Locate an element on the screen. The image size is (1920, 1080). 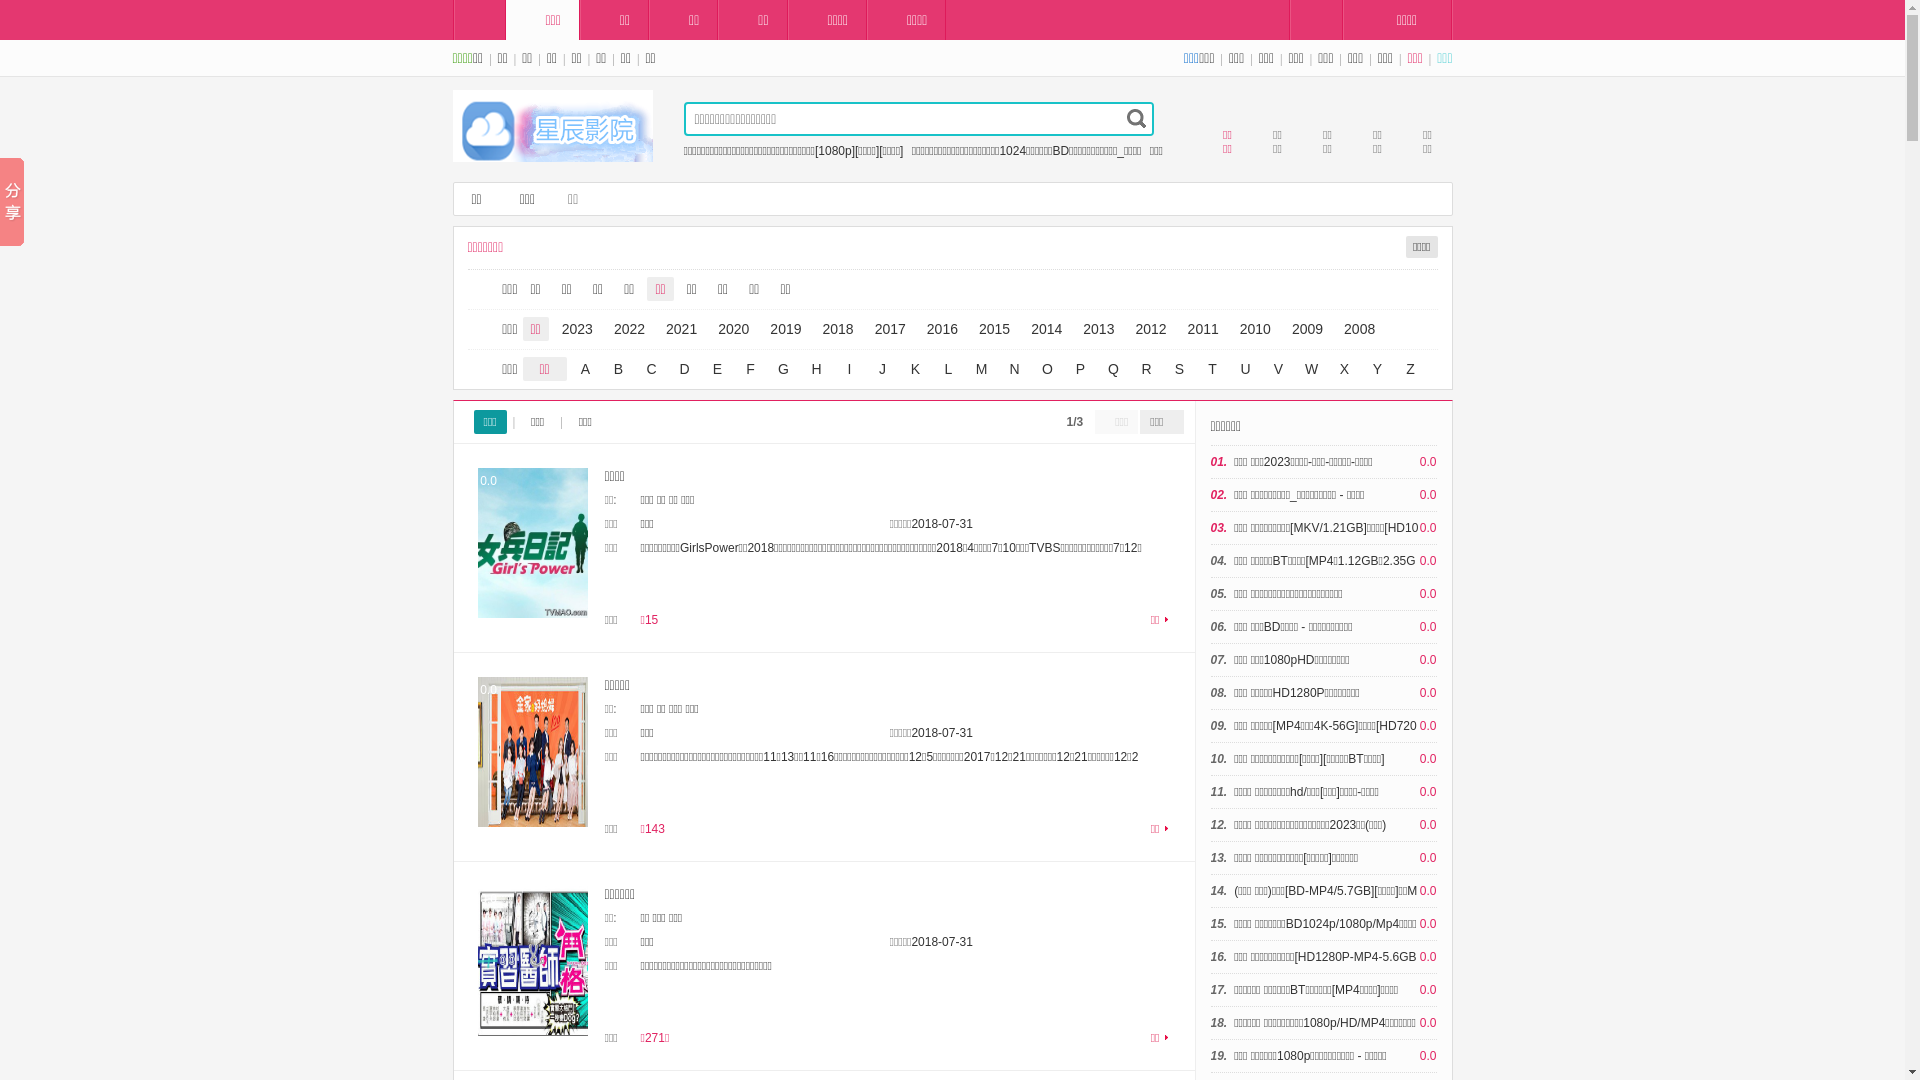
'T' is located at coordinates (1198, 369).